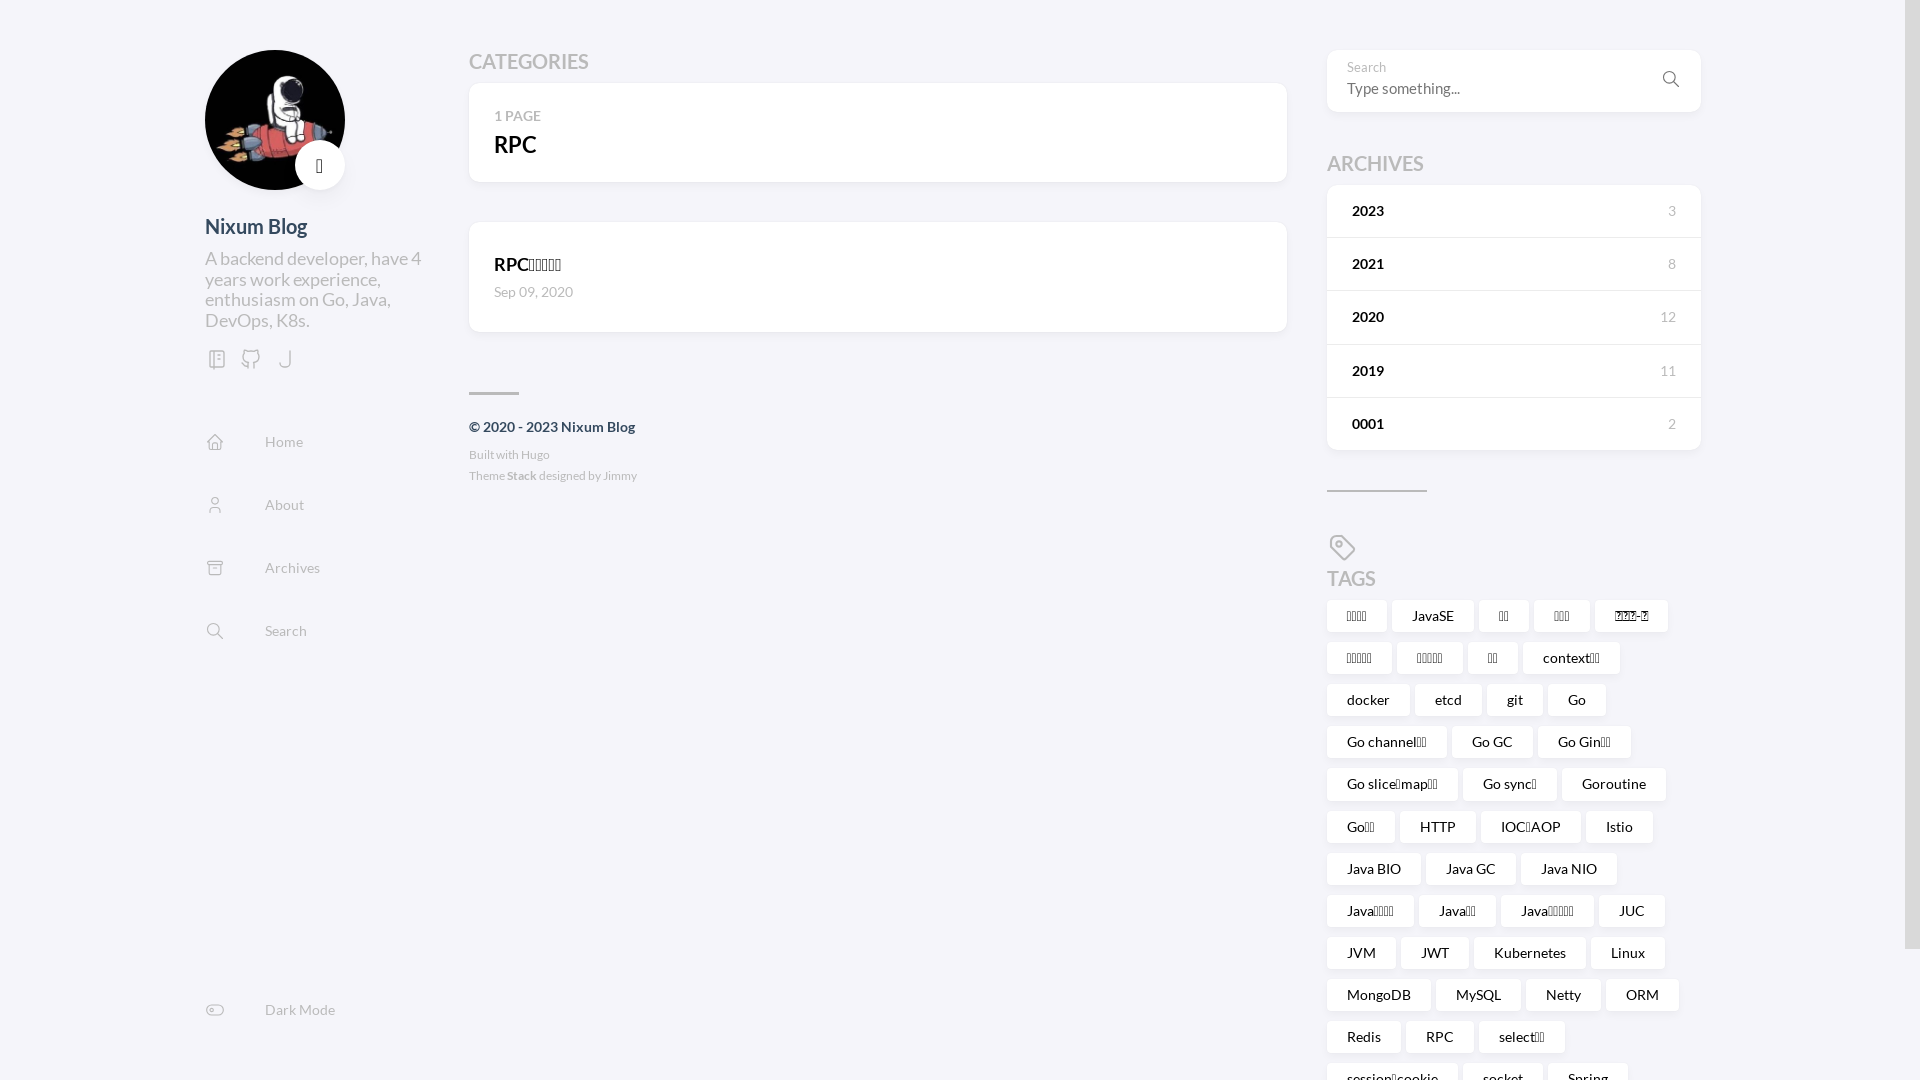 The width and height of the screenshot is (1920, 1080). What do you see at coordinates (618, 475) in the screenshot?
I see `'Jimmy'` at bounding box center [618, 475].